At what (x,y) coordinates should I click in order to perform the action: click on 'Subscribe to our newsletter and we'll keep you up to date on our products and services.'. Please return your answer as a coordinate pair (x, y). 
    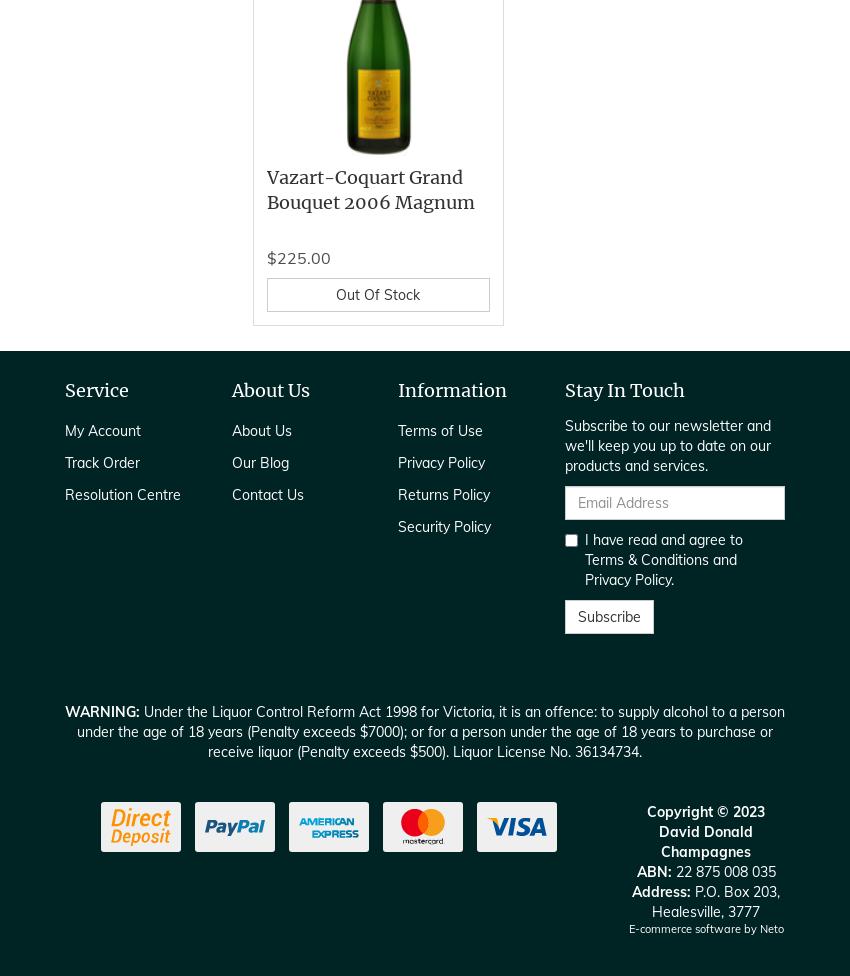
    Looking at the image, I should click on (564, 443).